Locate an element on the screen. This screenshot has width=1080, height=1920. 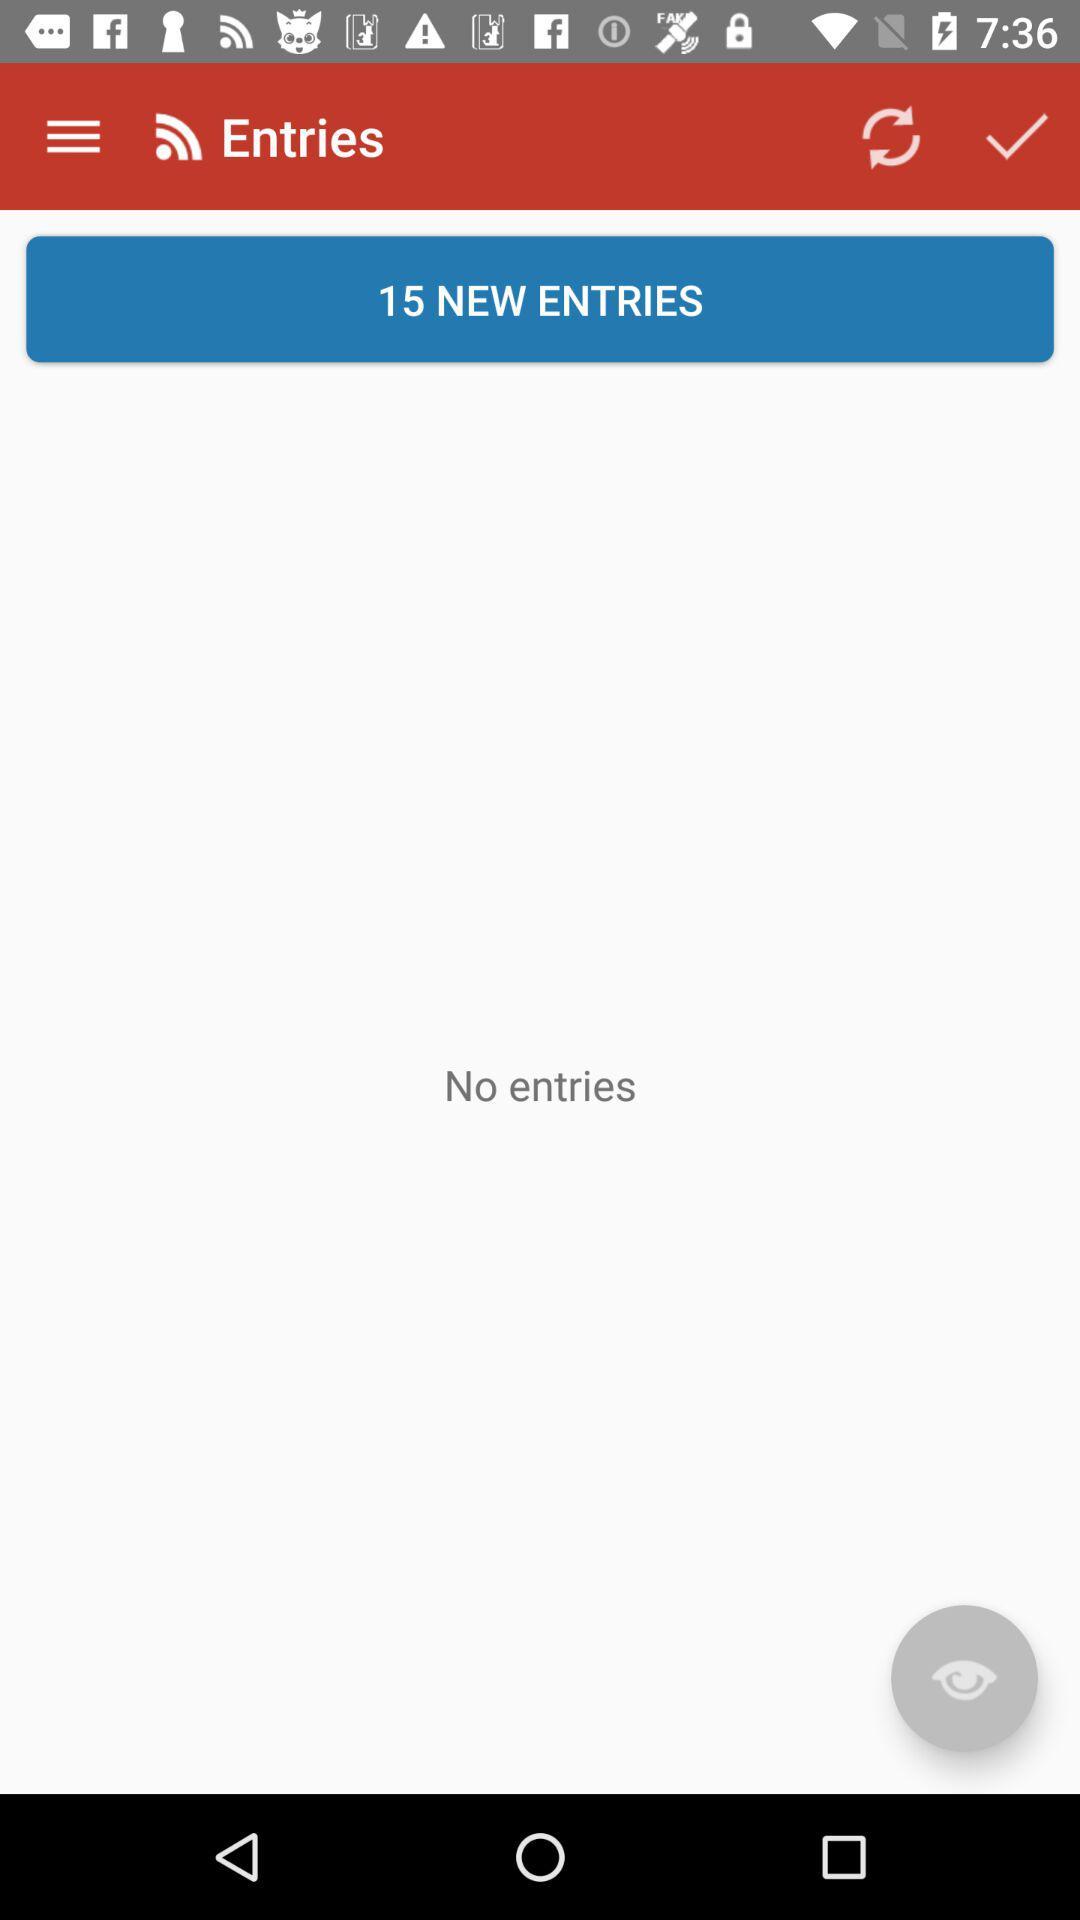
no entries is located at coordinates (540, 1083).